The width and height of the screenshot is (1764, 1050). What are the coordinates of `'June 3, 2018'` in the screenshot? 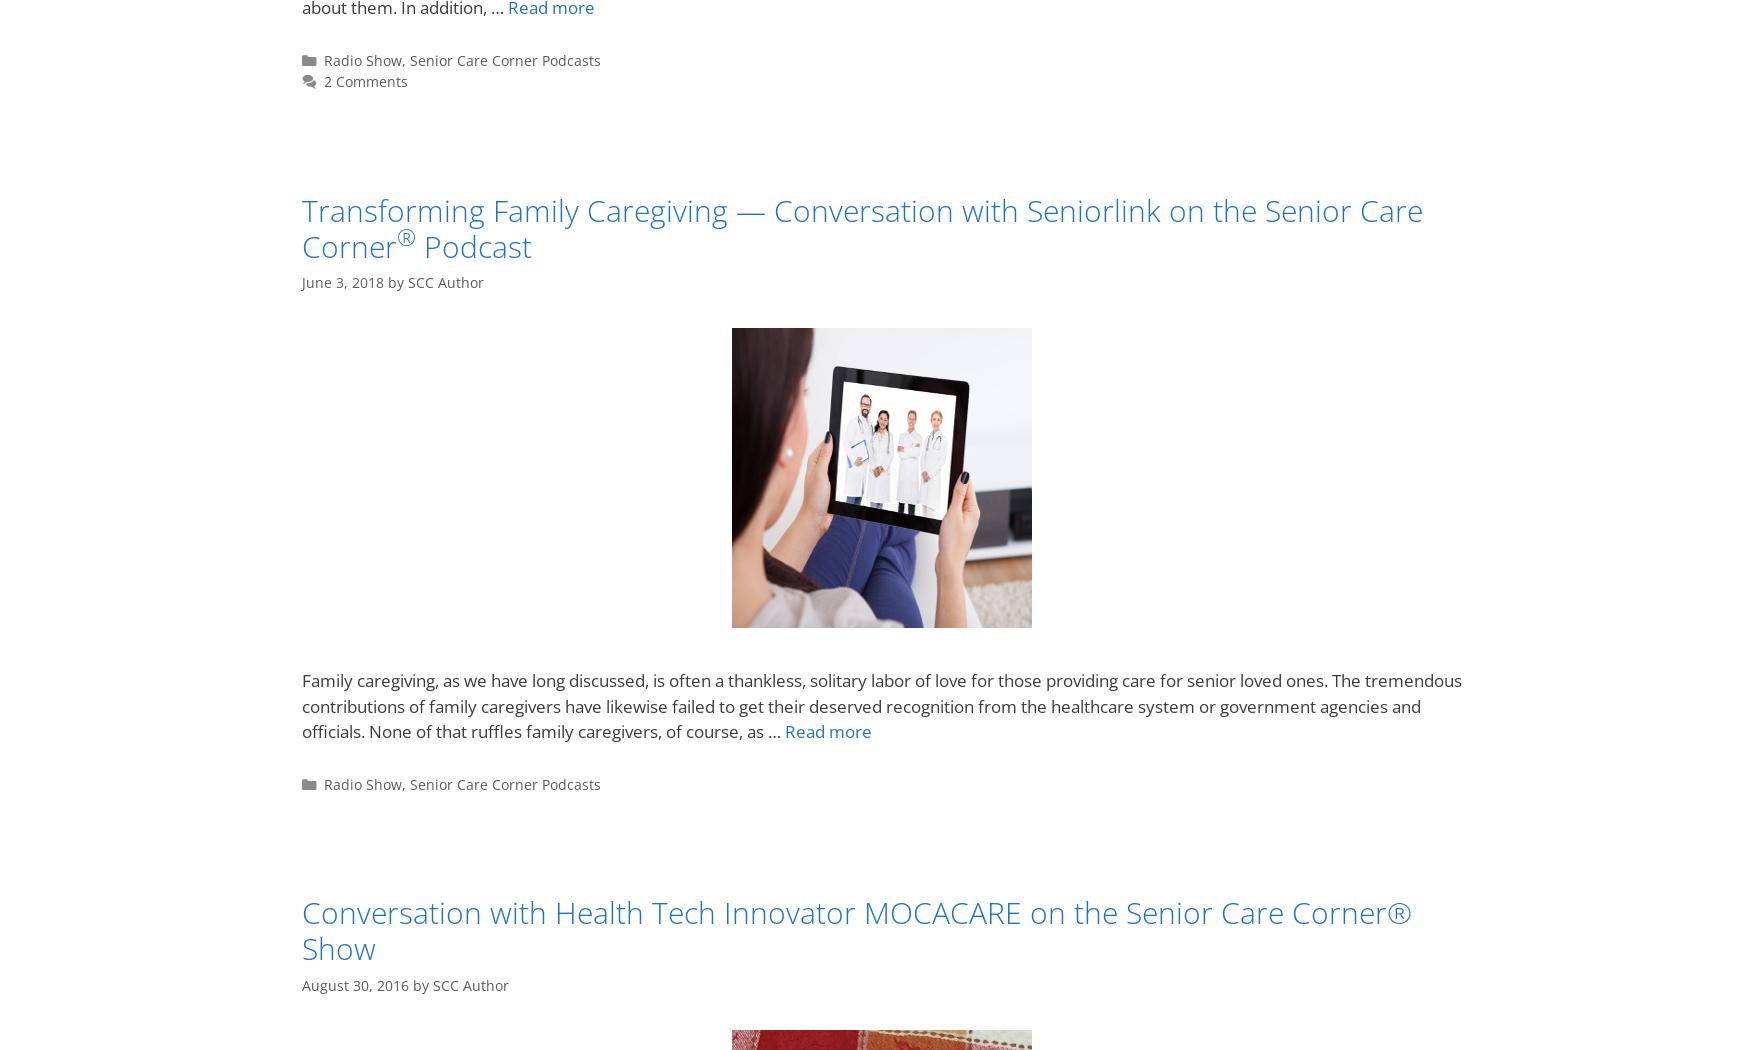 It's located at (301, 281).